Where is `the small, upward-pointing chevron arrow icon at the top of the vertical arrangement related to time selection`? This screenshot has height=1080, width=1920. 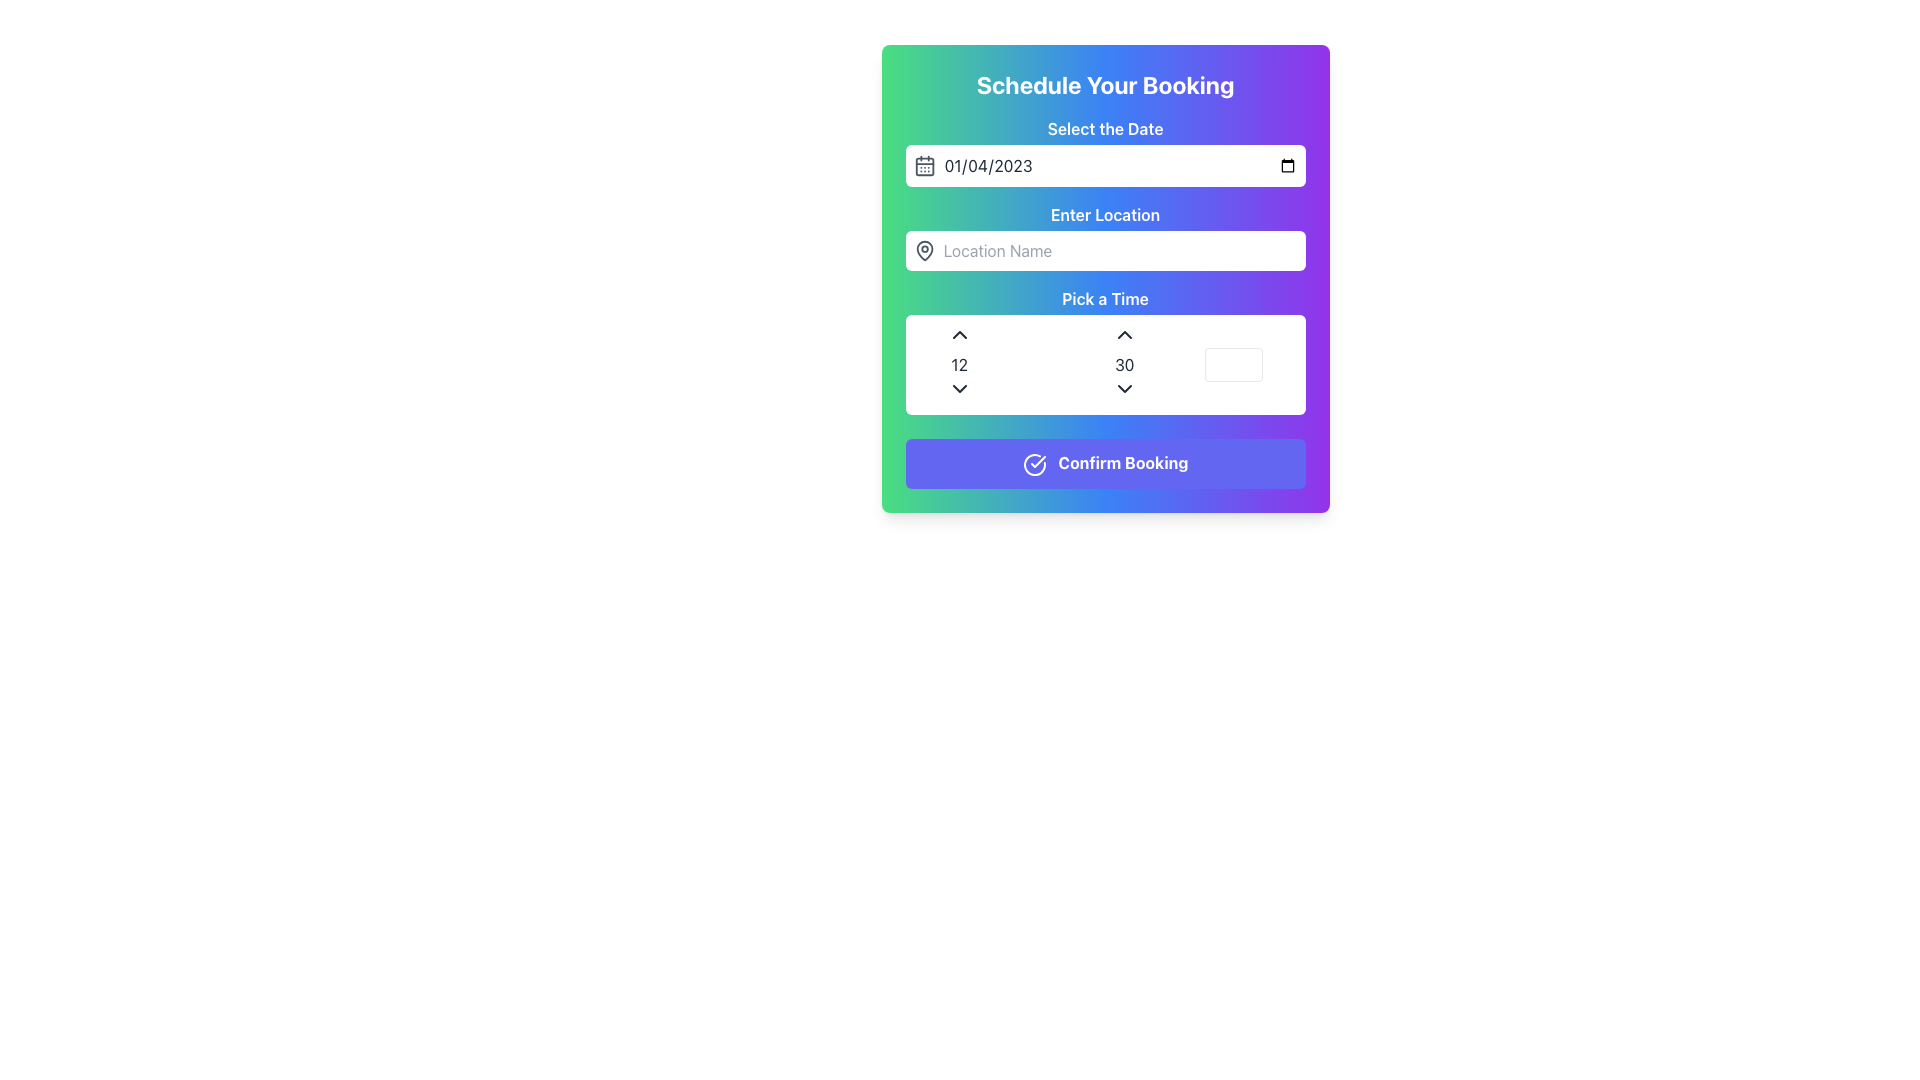 the small, upward-pointing chevron arrow icon at the top of the vertical arrangement related to time selection is located at coordinates (1124, 334).